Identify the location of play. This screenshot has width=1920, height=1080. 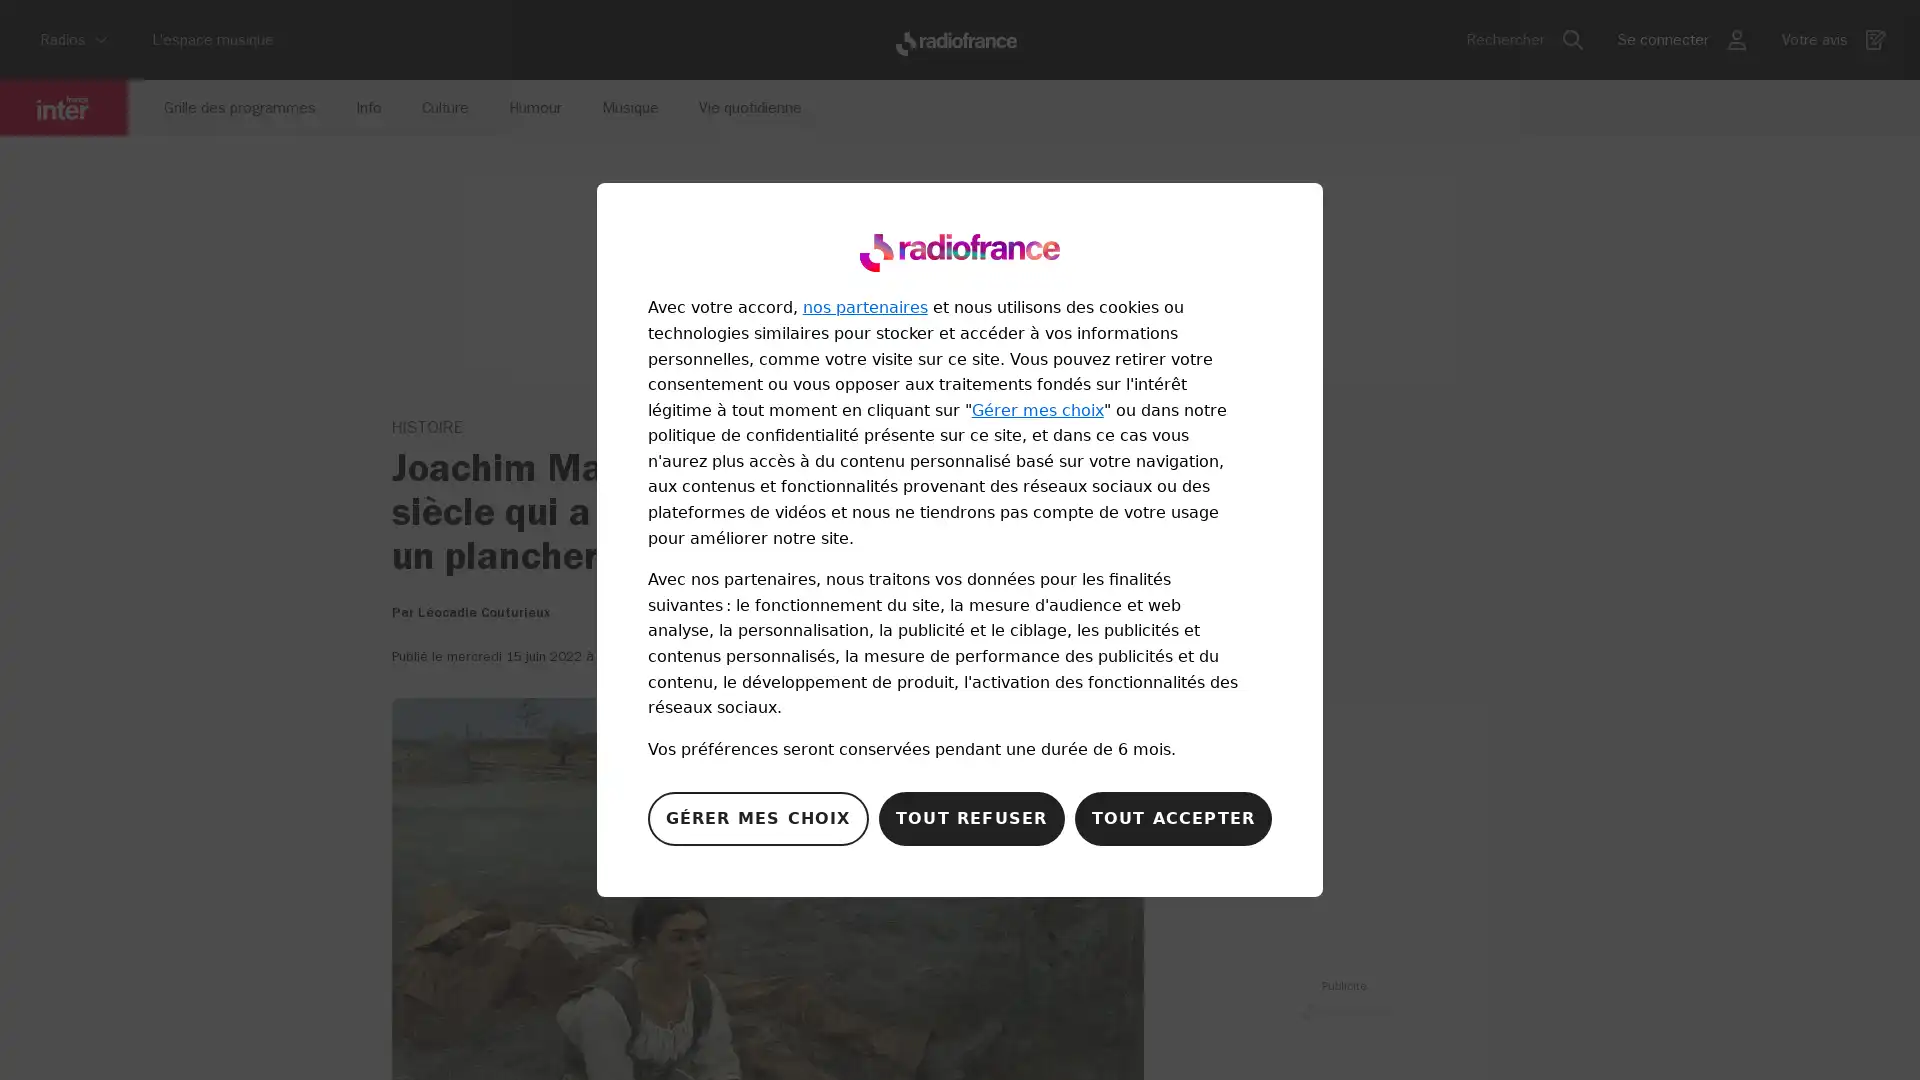
(992, 1028).